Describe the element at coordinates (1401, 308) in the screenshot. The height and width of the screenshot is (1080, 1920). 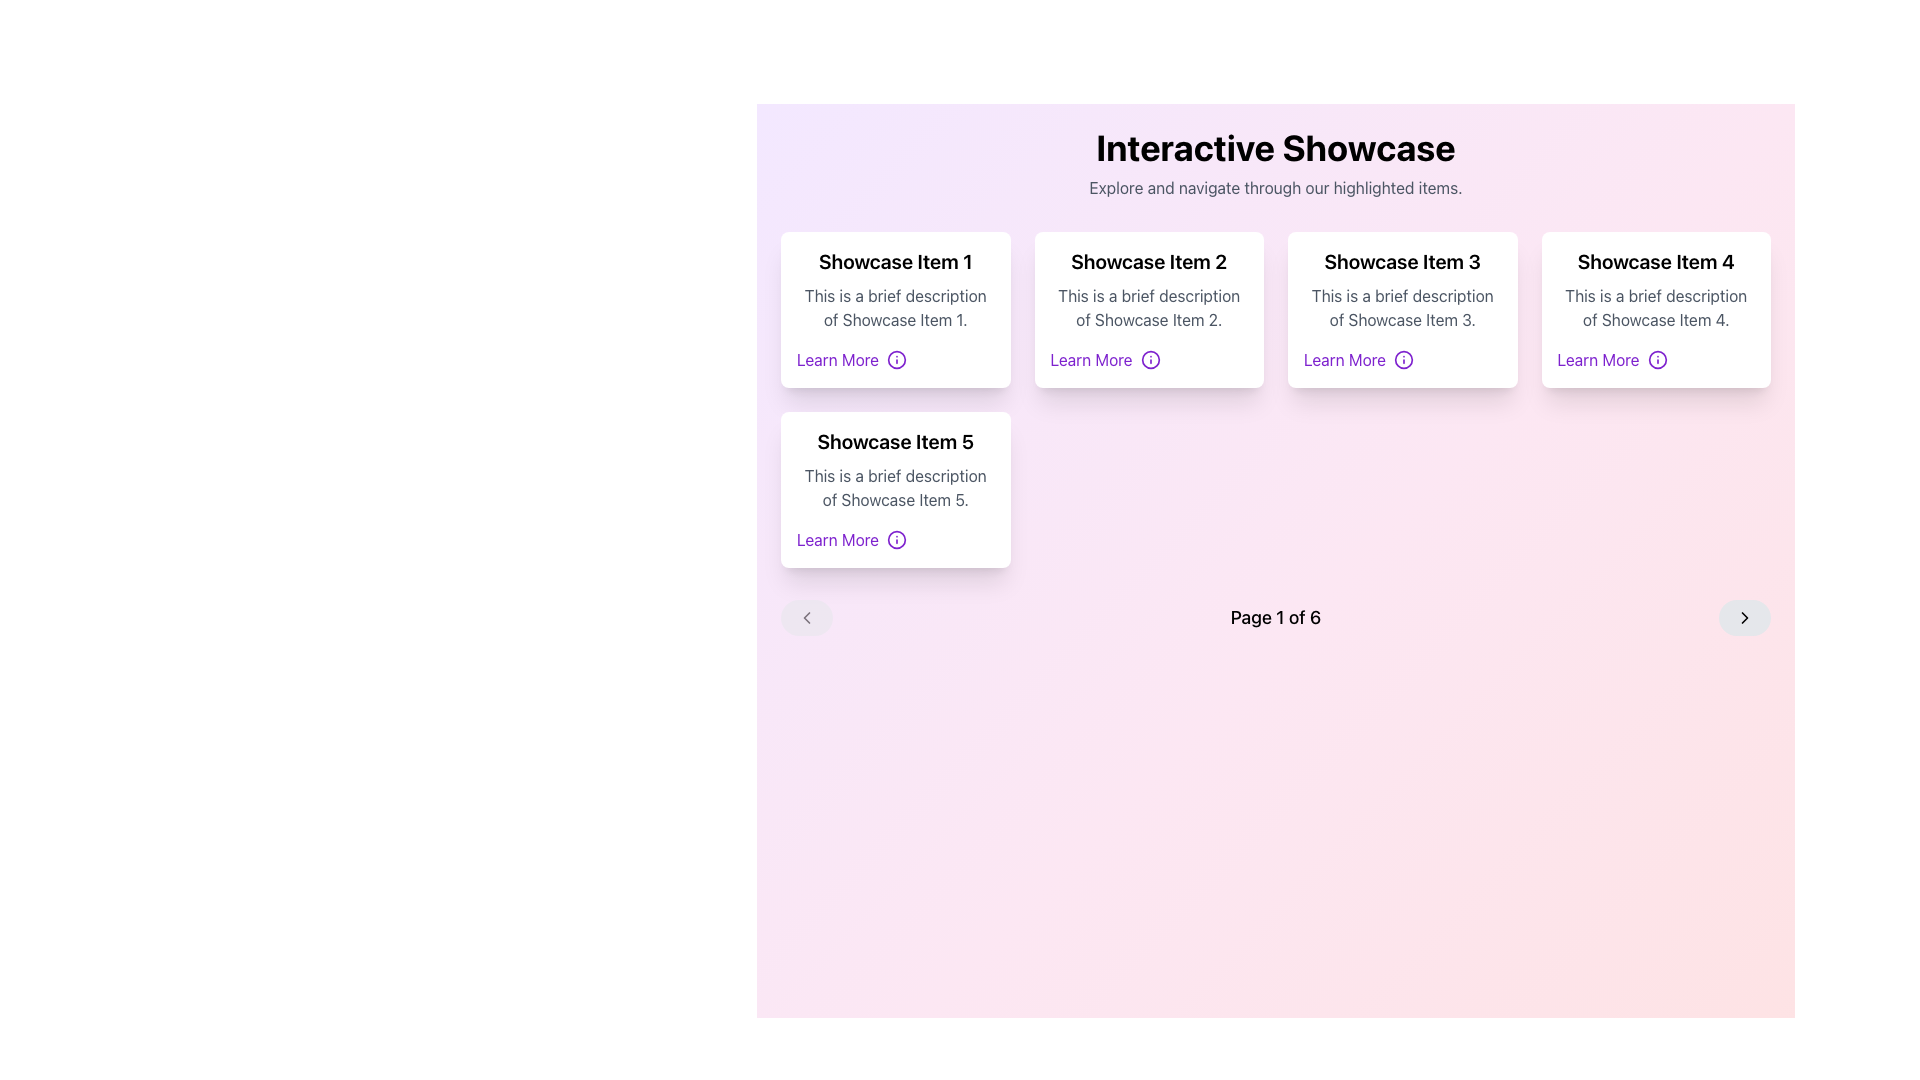
I see `the Text block providing descriptive information about 'Showcase Item 3', located in the third card from the left, below the title and above the 'Learn More' link` at that location.